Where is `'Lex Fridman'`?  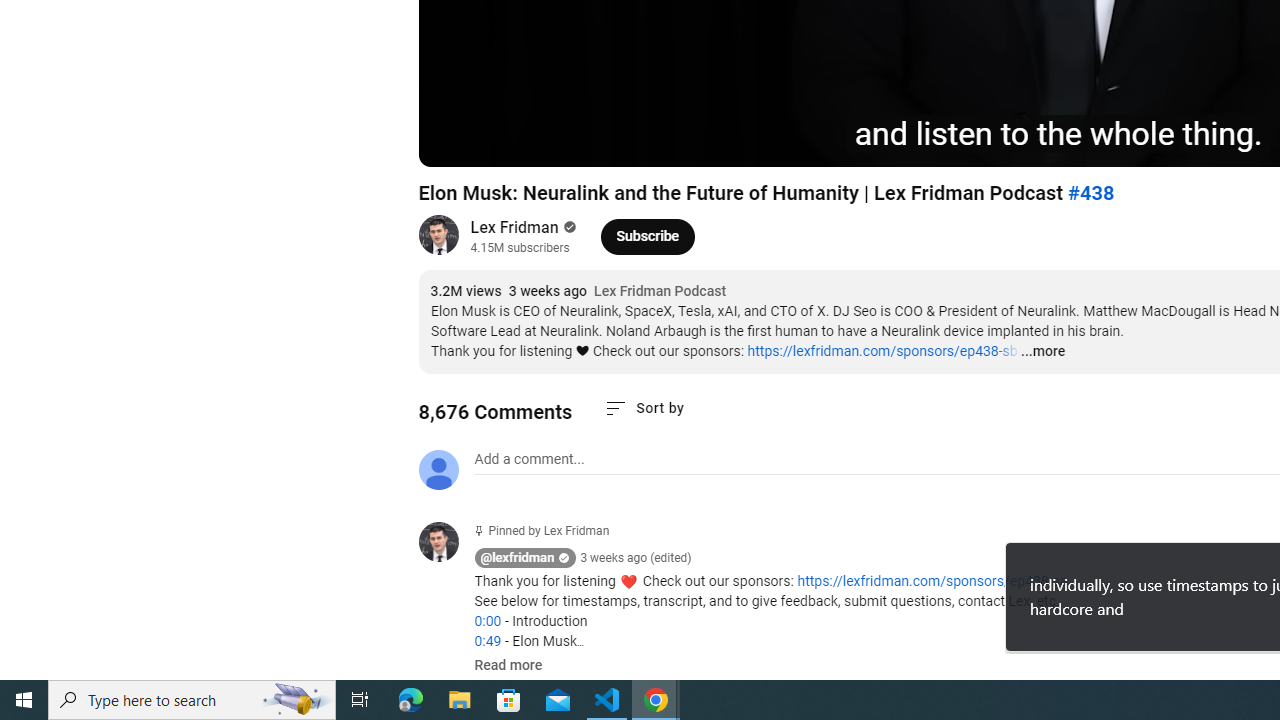 'Lex Fridman' is located at coordinates (515, 226).